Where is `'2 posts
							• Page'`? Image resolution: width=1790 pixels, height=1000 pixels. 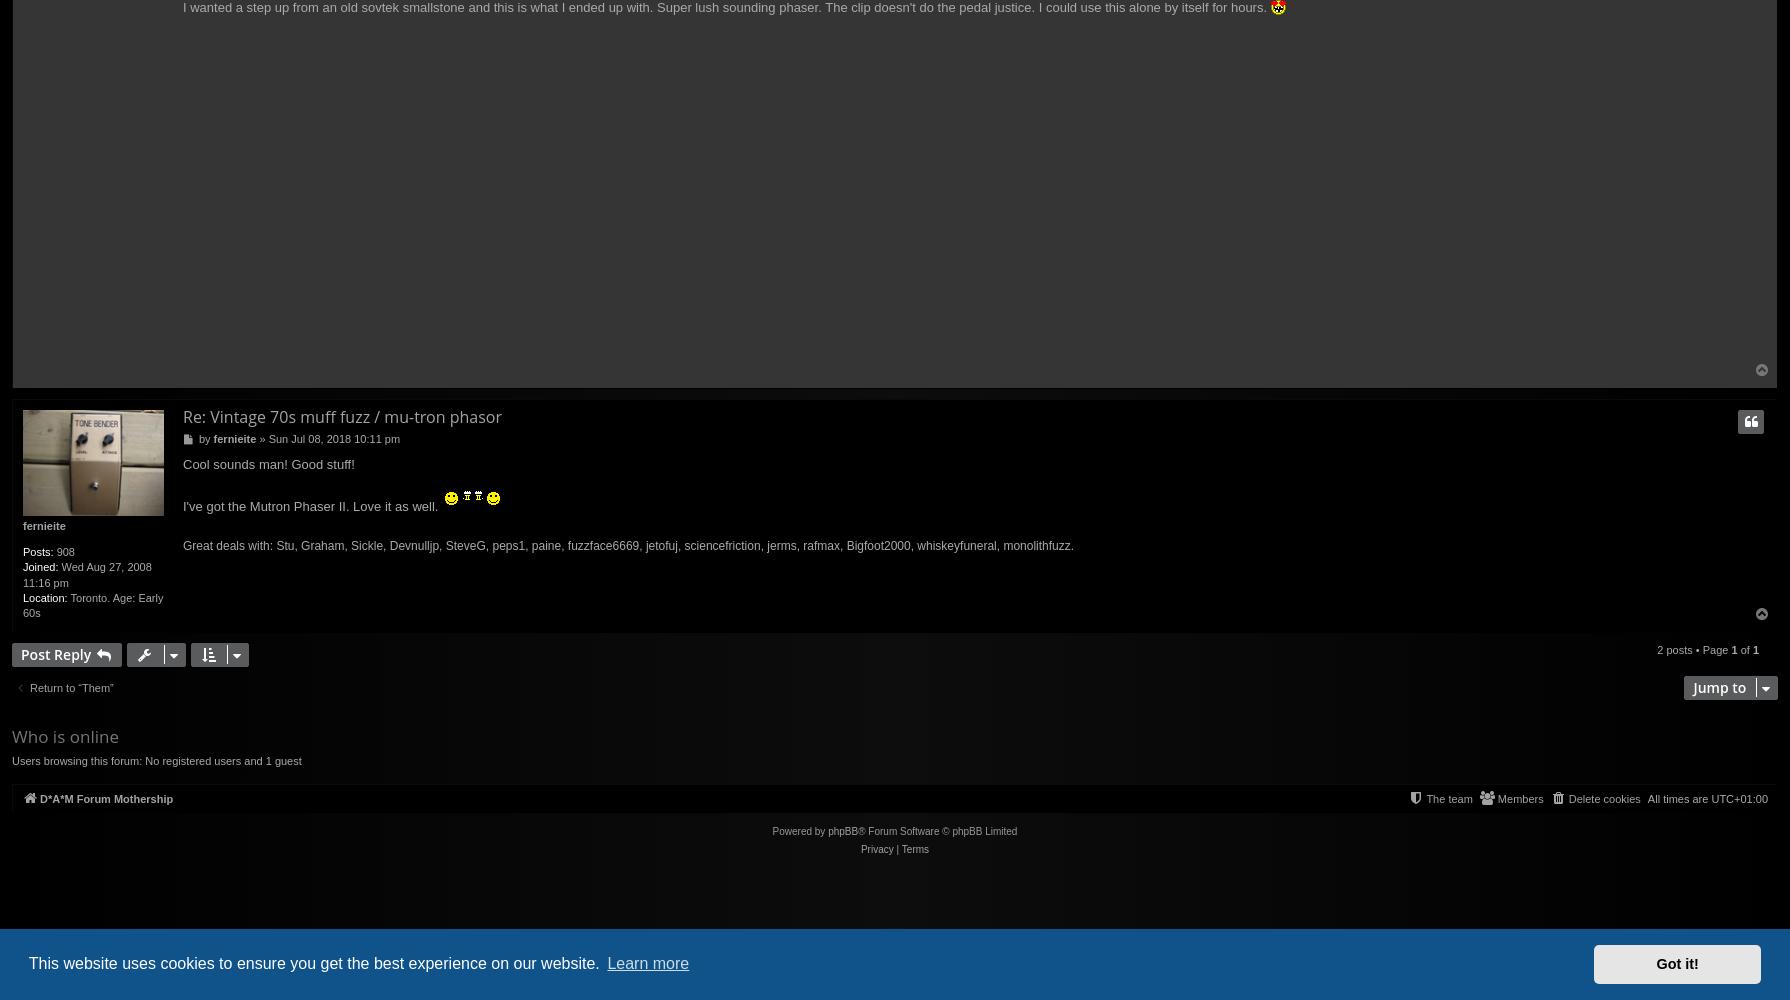 '2 posts
							• Page' is located at coordinates (1656, 649).